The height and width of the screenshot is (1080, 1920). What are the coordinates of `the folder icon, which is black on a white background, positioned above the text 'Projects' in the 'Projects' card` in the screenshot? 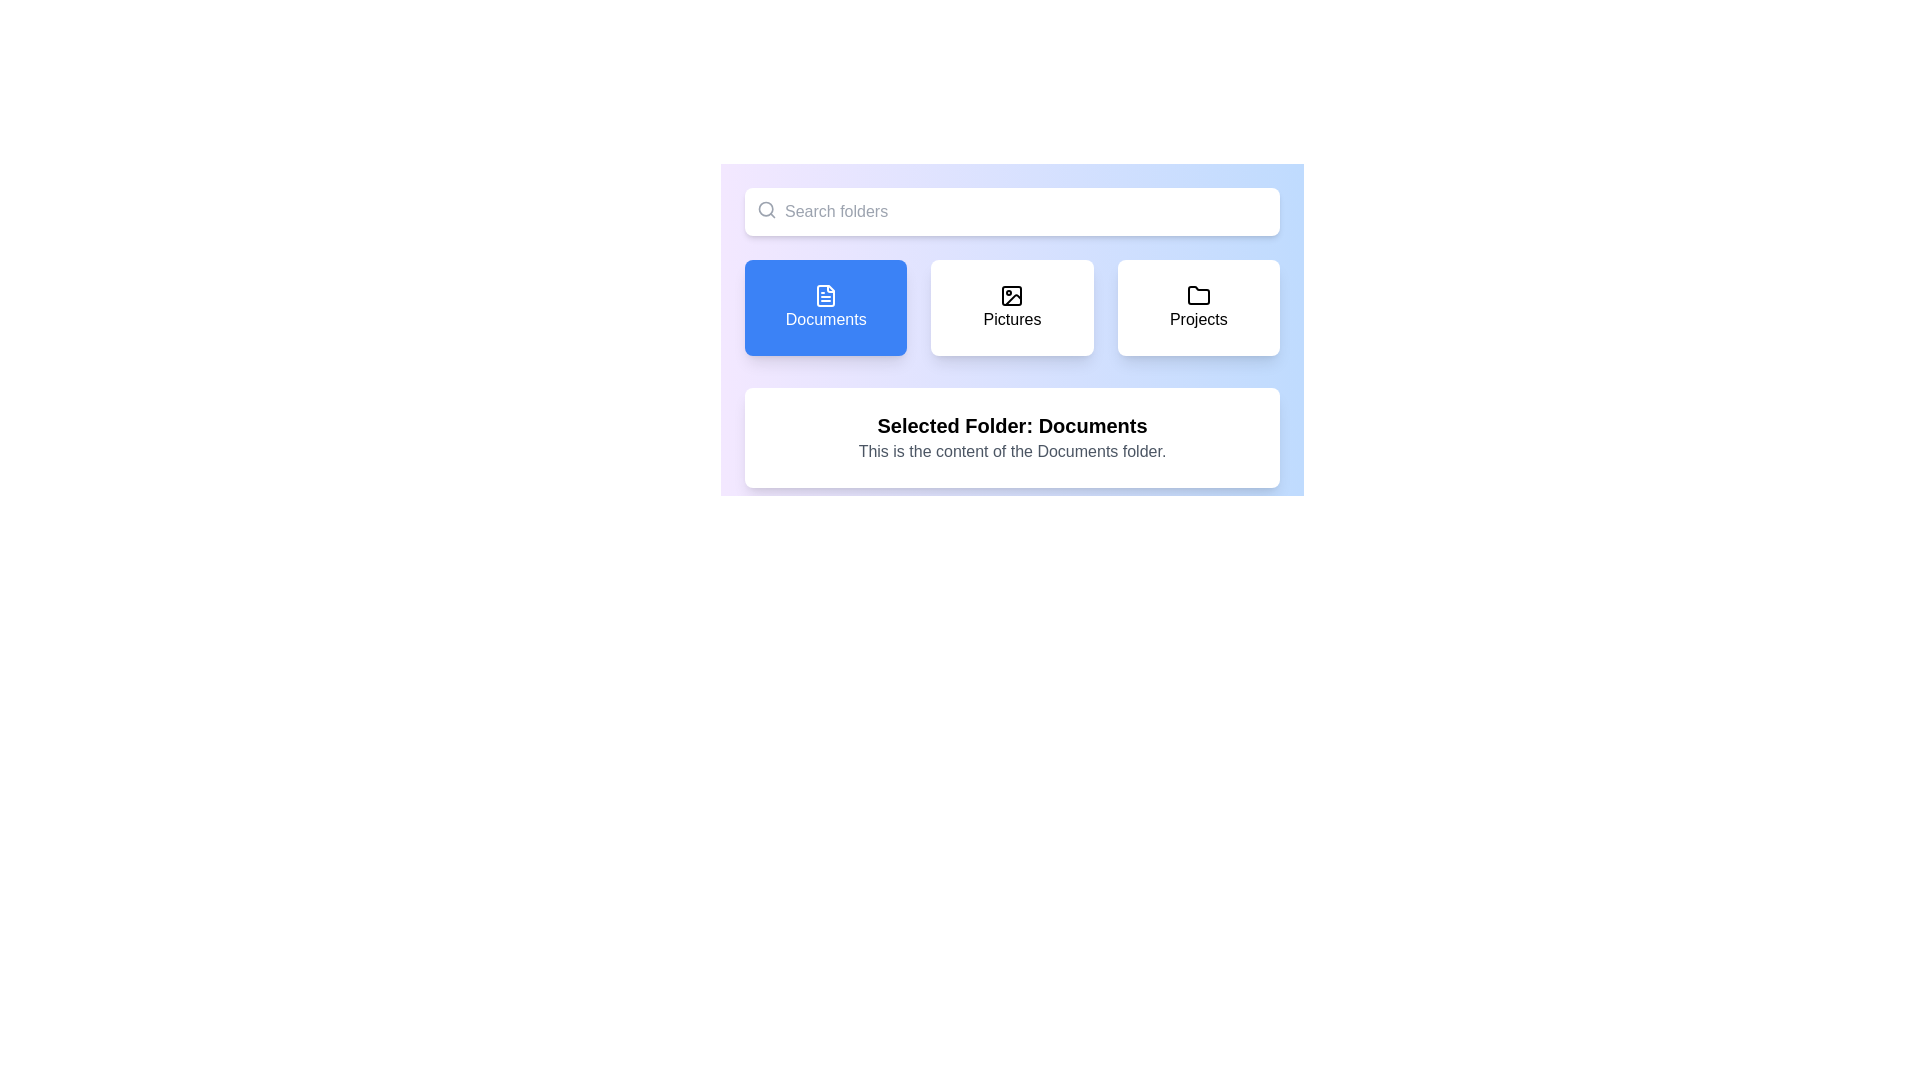 It's located at (1198, 296).